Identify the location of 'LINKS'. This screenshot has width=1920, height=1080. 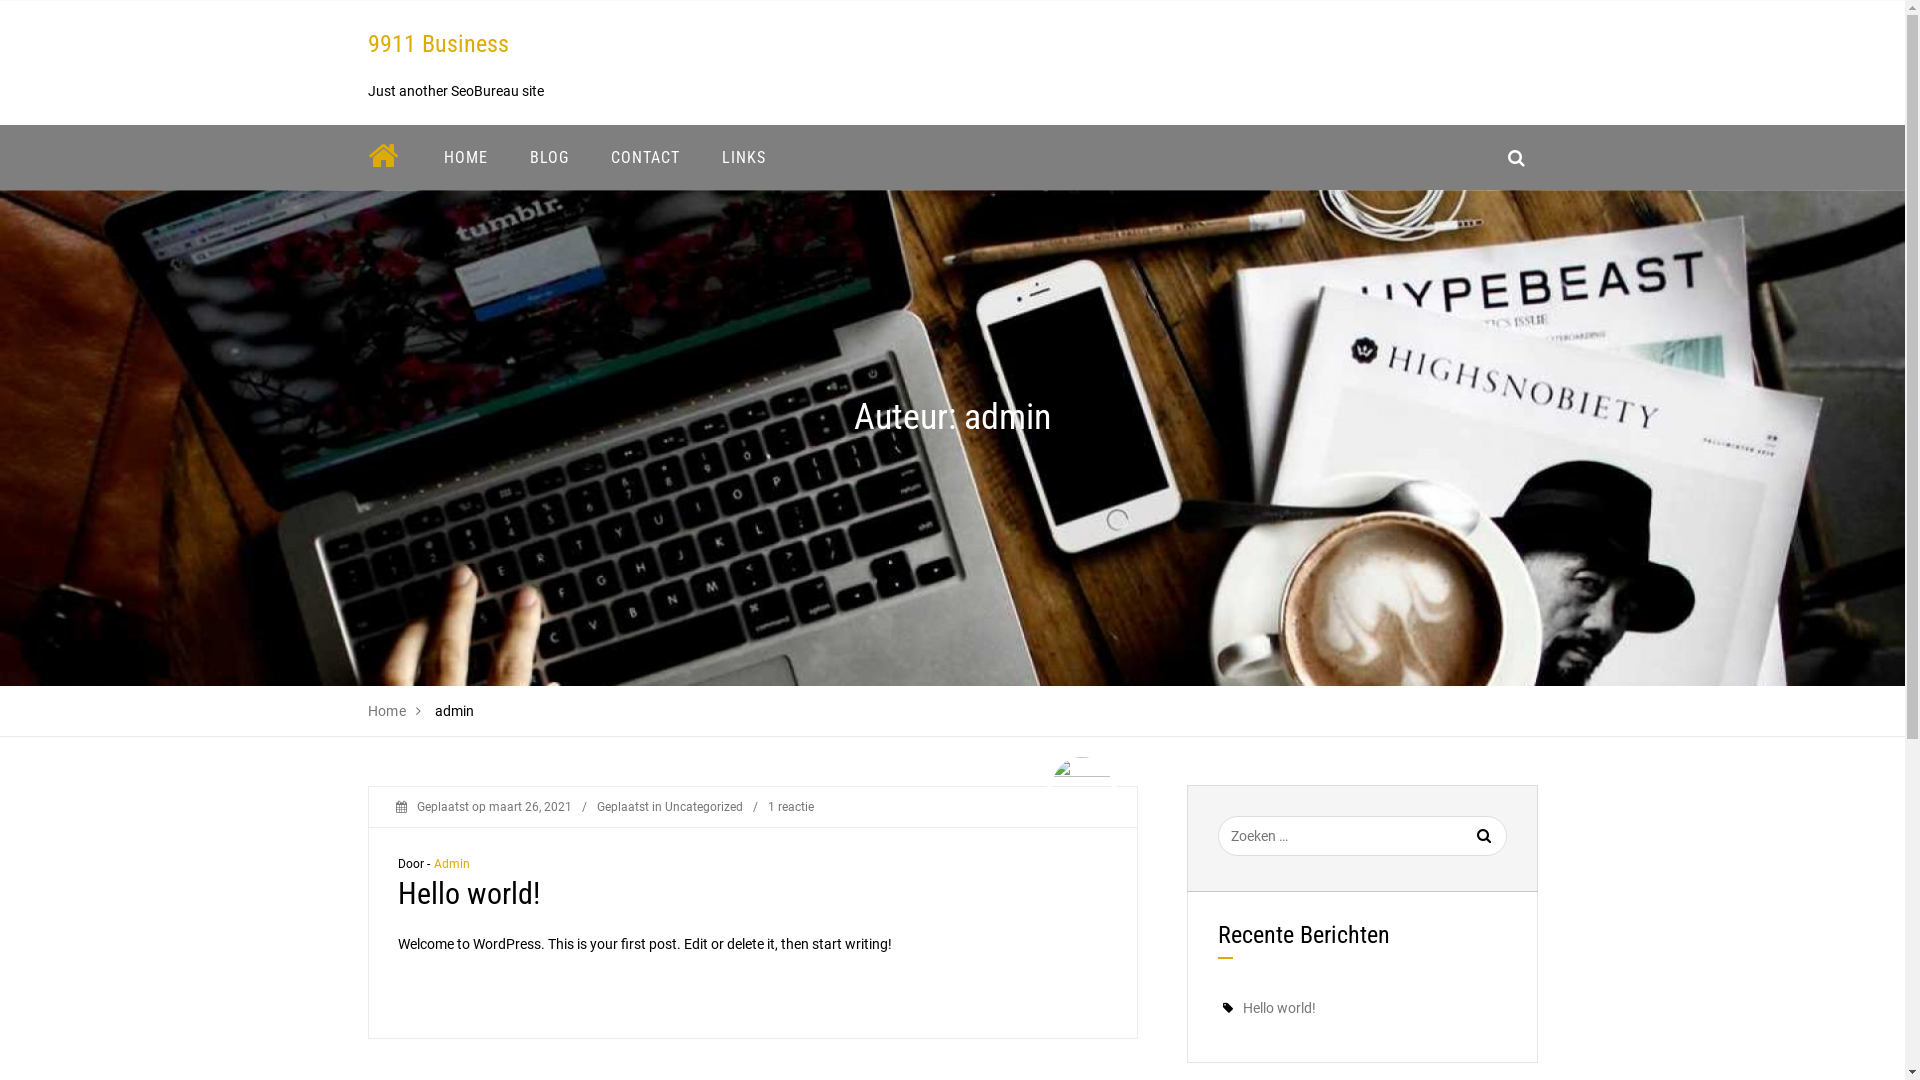
(742, 156).